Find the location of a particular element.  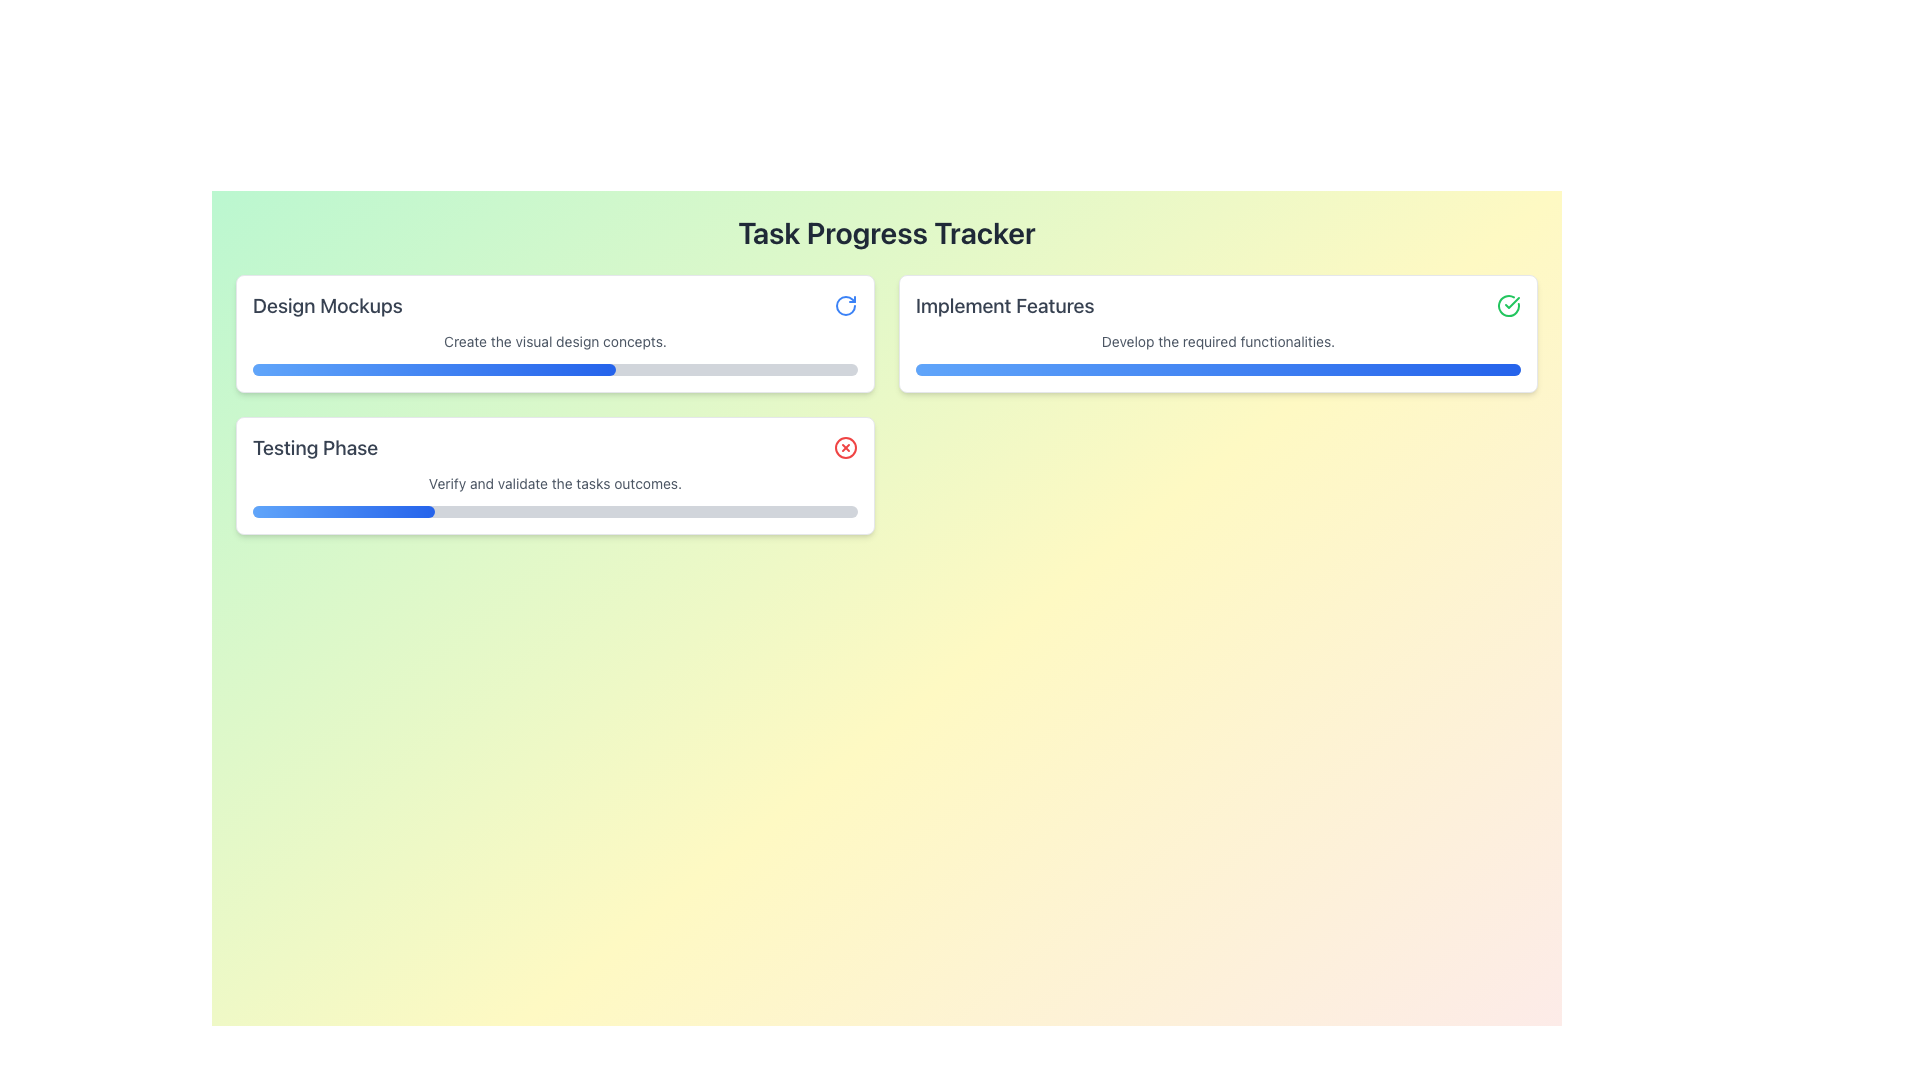

the text label that serves as a title or label for the project or task phase located in the upper left corner of the first card in the top row is located at coordinates (327, 305).